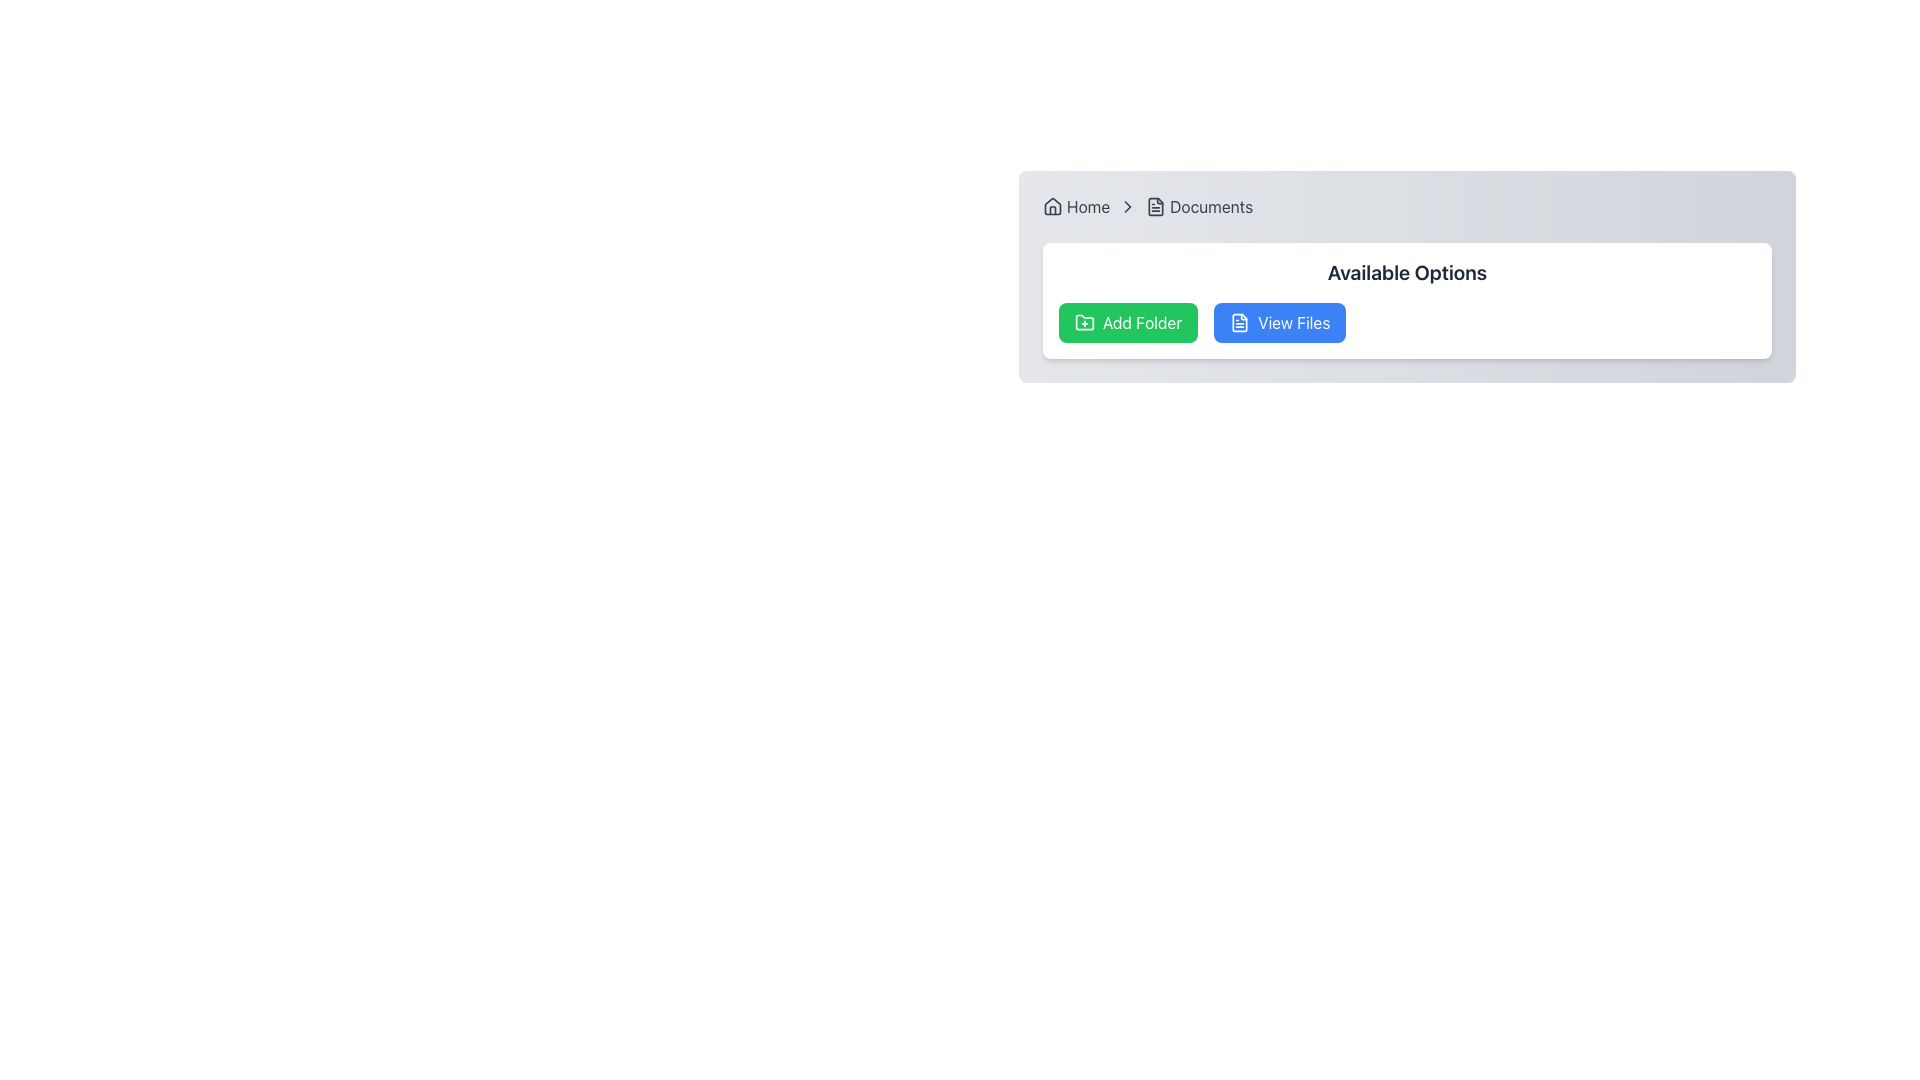 The width and height of the screenshot is (1920, 1080). Describe the element at coordinates (1239, 322) in the screenshot. I see `the 'View Files' button that contains the file indicator icon` at that location.